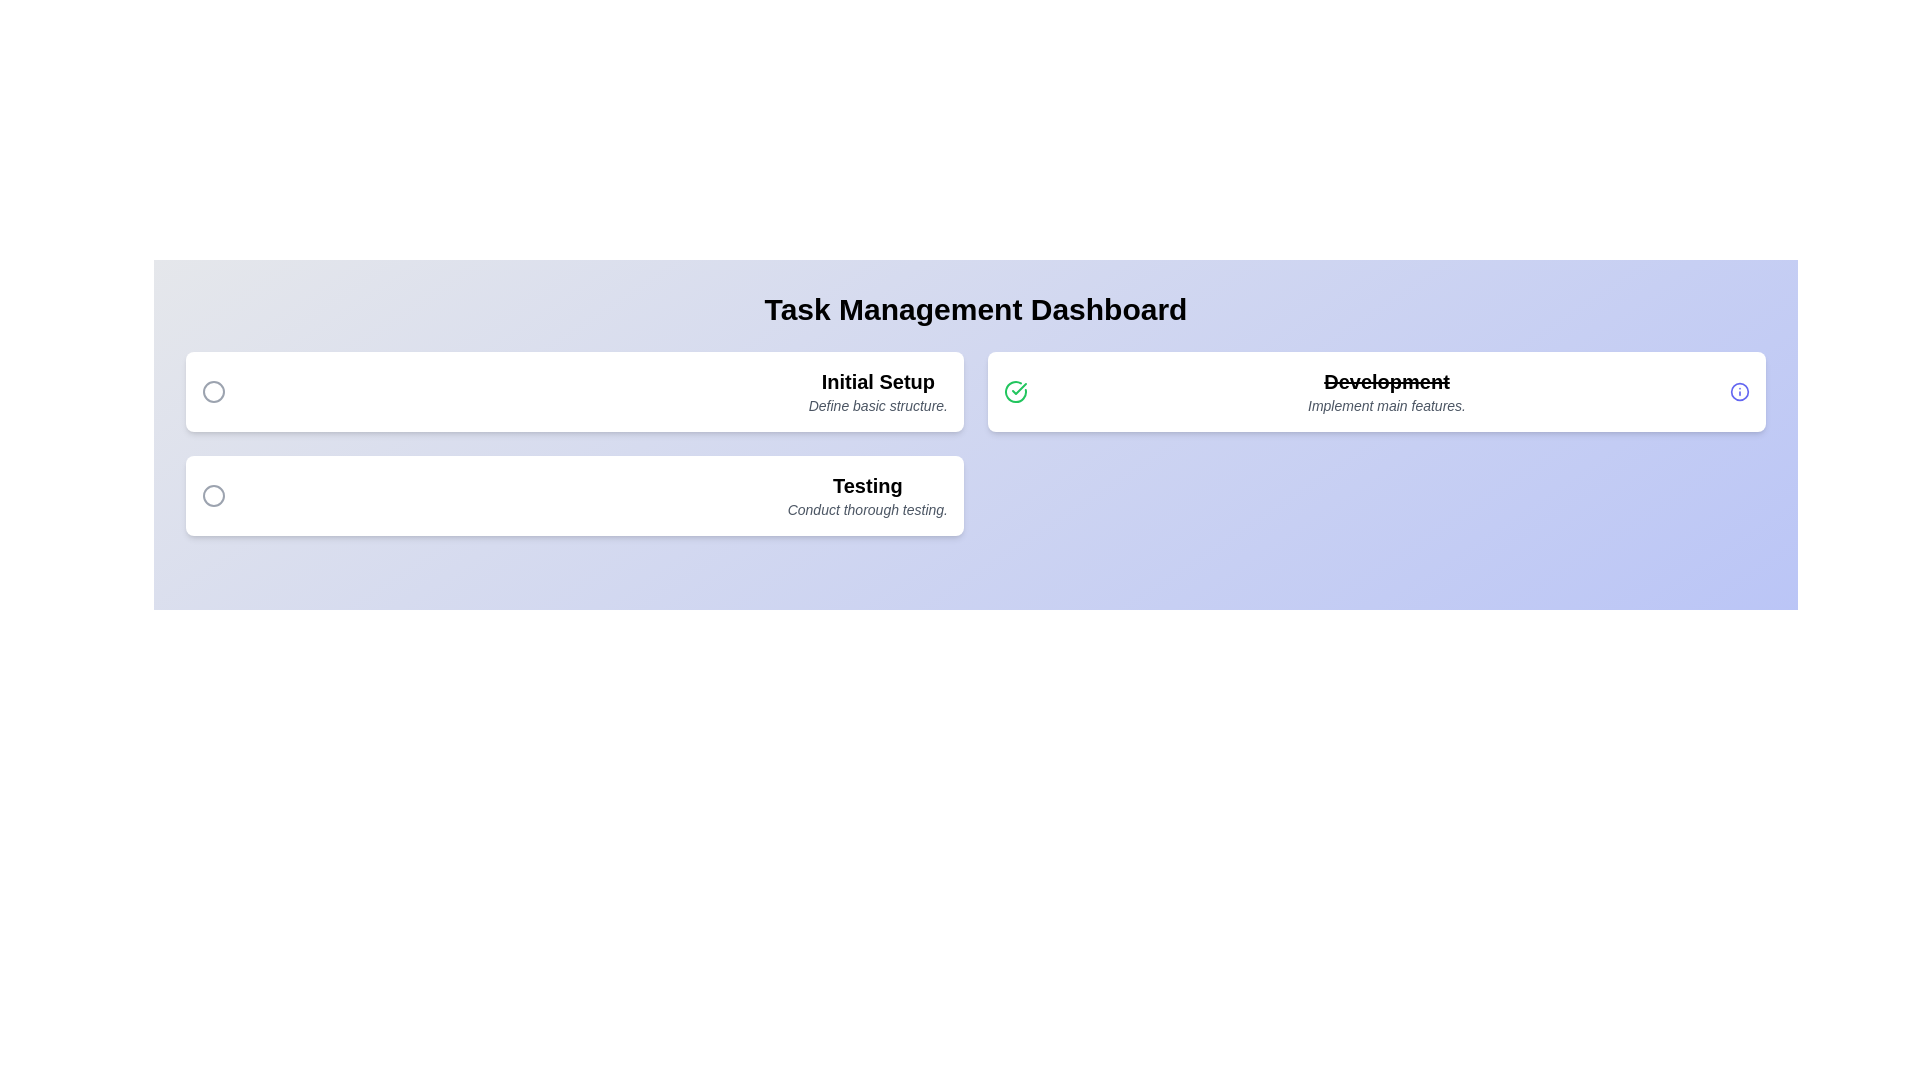 This screenshot has width=1920, height=1080. Describe the element at coordinates (214, 495) in the screenshot. I see `the toggle button for task 3` at that location.